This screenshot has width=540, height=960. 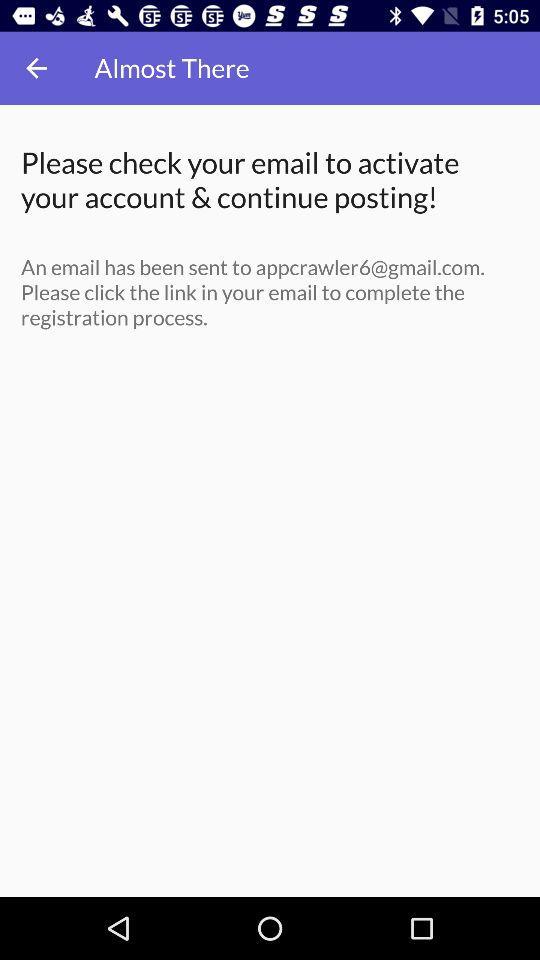 What do you see at coordinates (36, 68) in the screenshot?
I see `item above the please check your icon` at bounding box center [36, 68].